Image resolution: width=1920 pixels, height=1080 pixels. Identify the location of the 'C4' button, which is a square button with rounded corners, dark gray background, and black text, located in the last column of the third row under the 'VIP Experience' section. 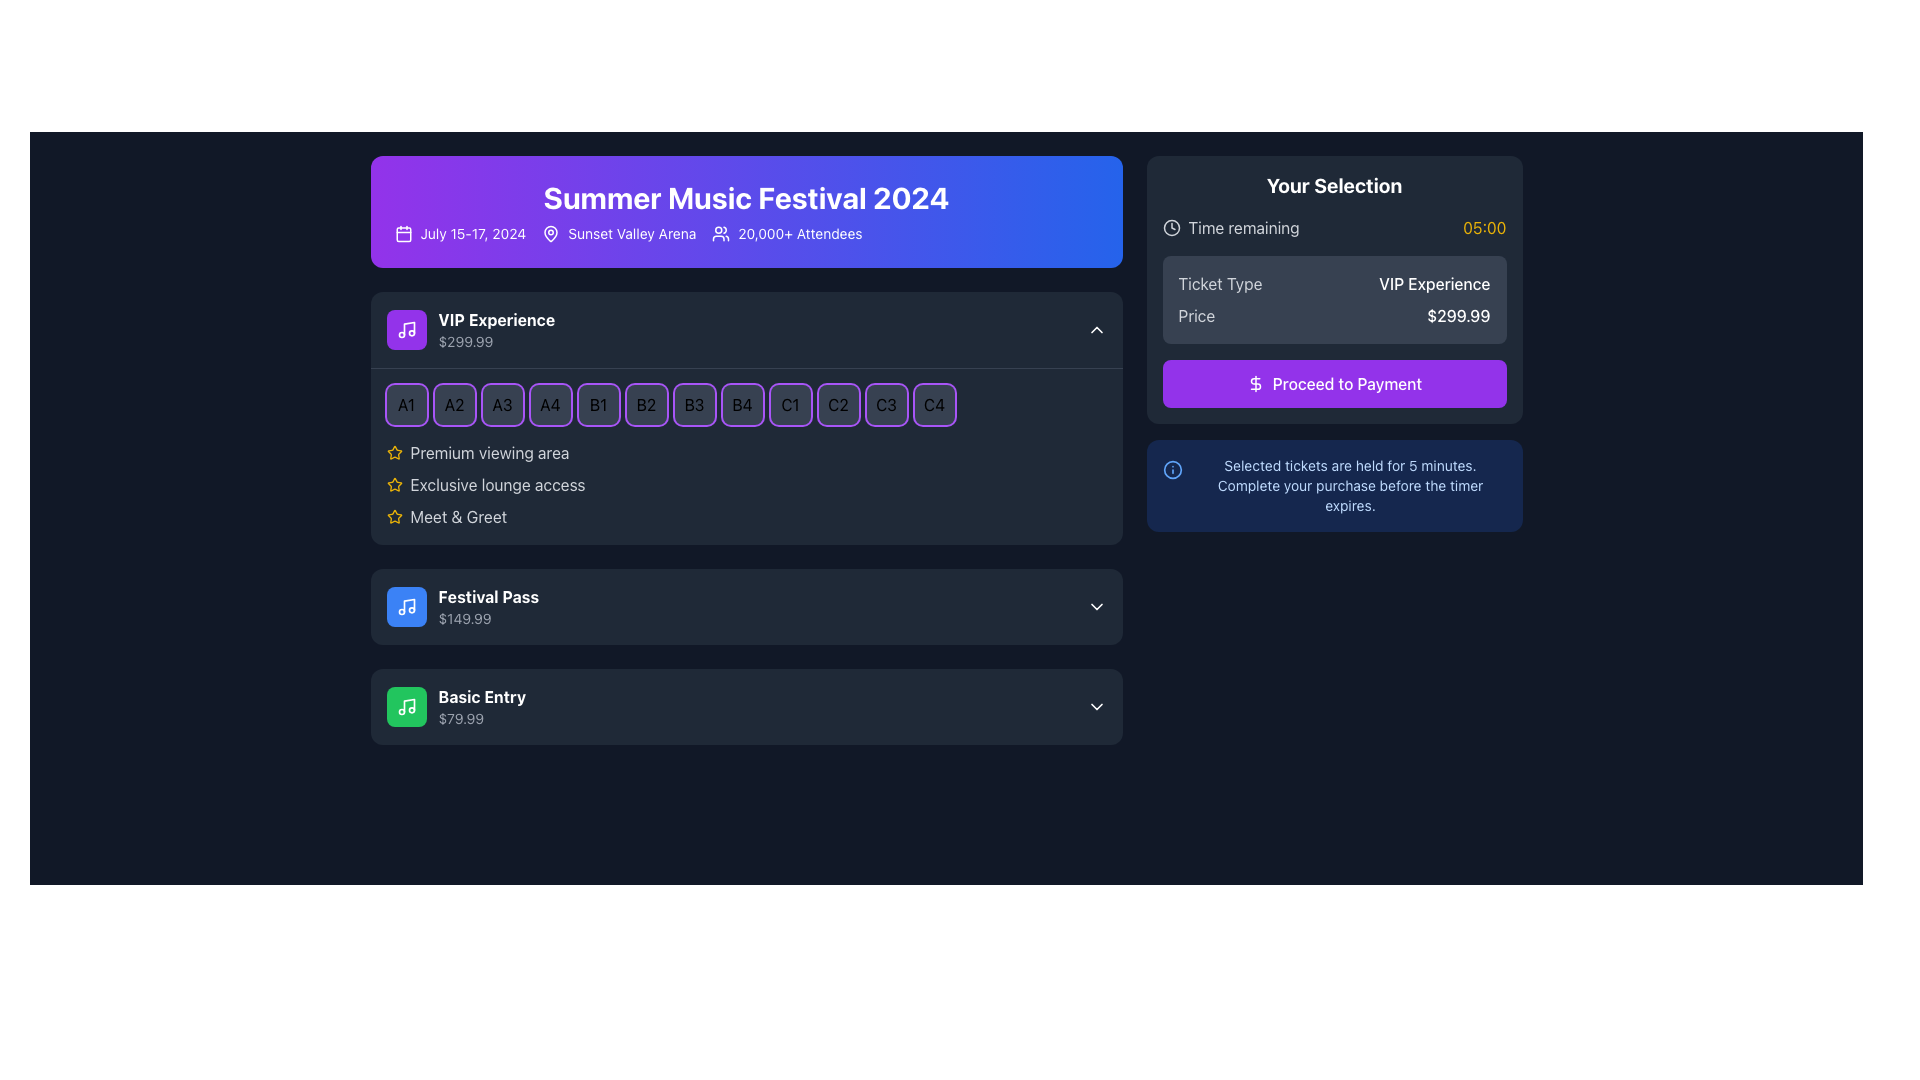
(933, 405).